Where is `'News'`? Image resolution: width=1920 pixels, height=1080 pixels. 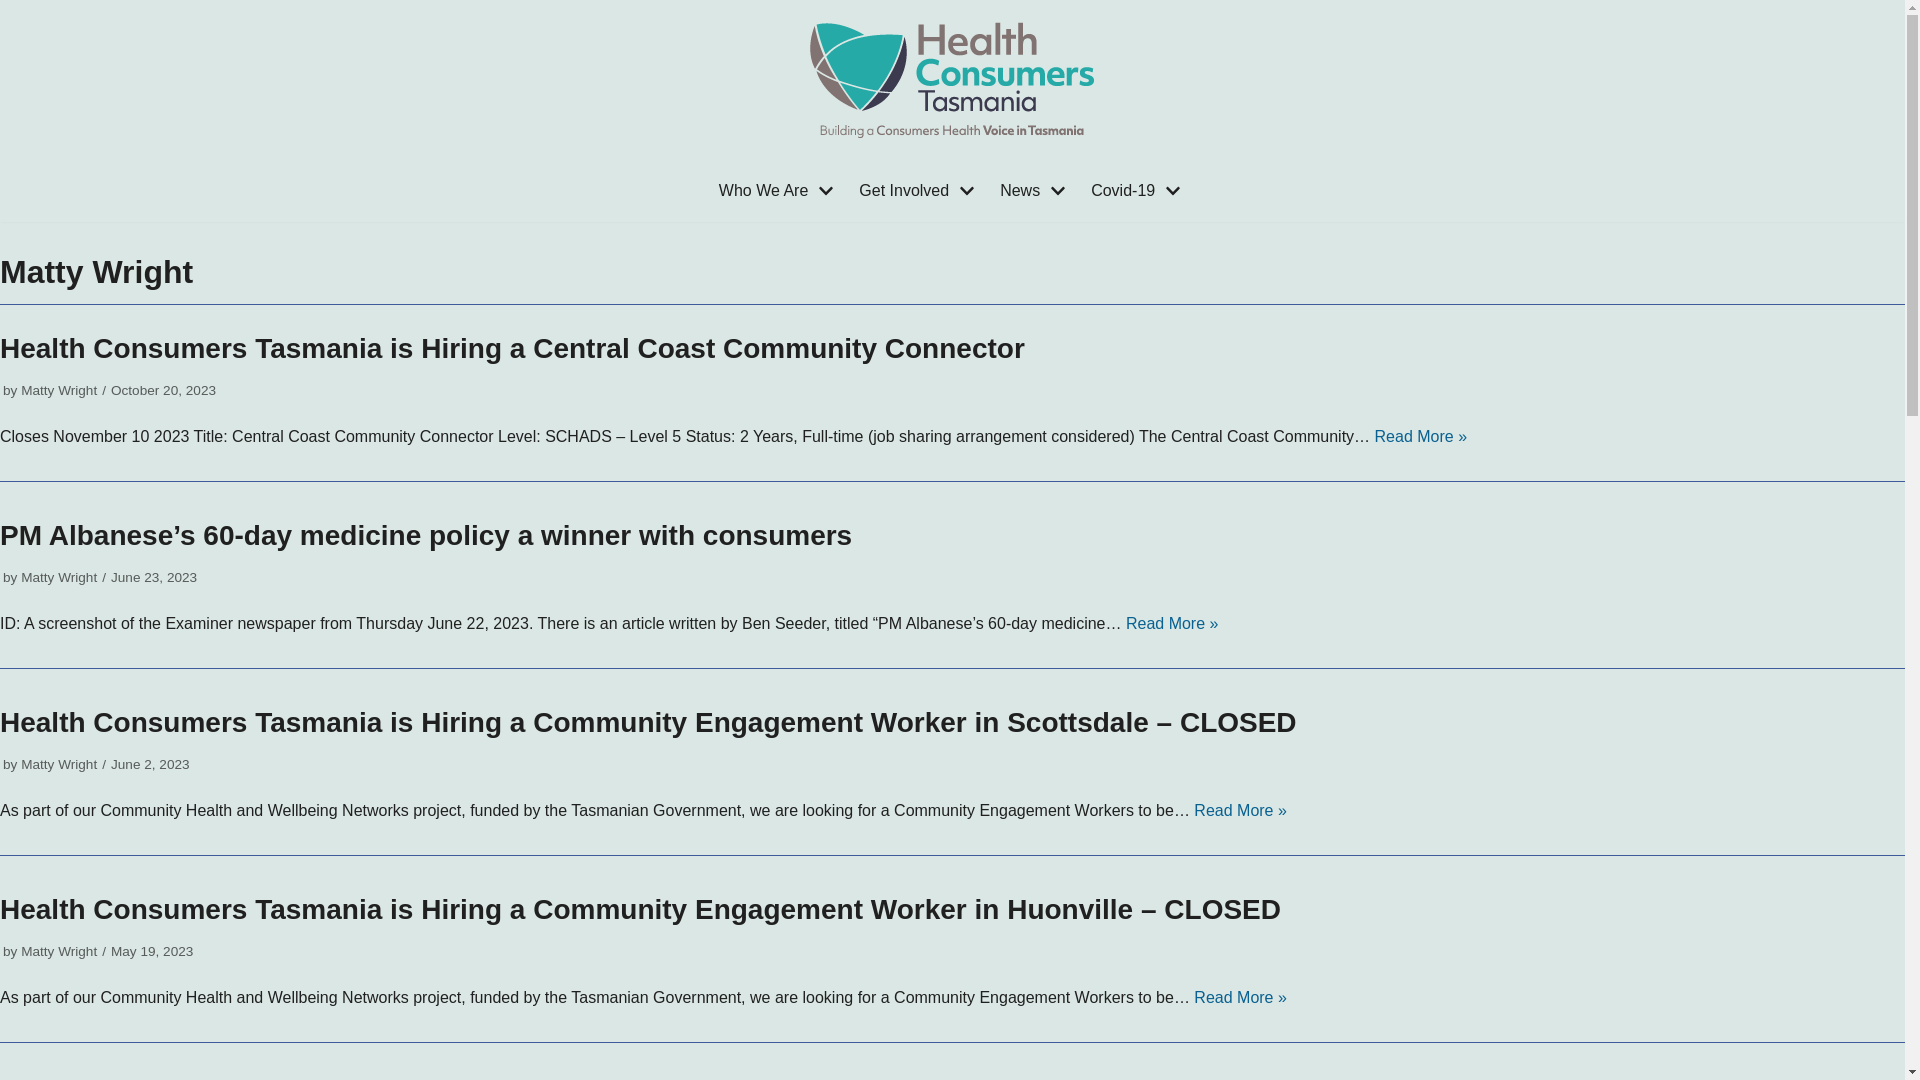 'News' is located at coordinates (1035, 191).